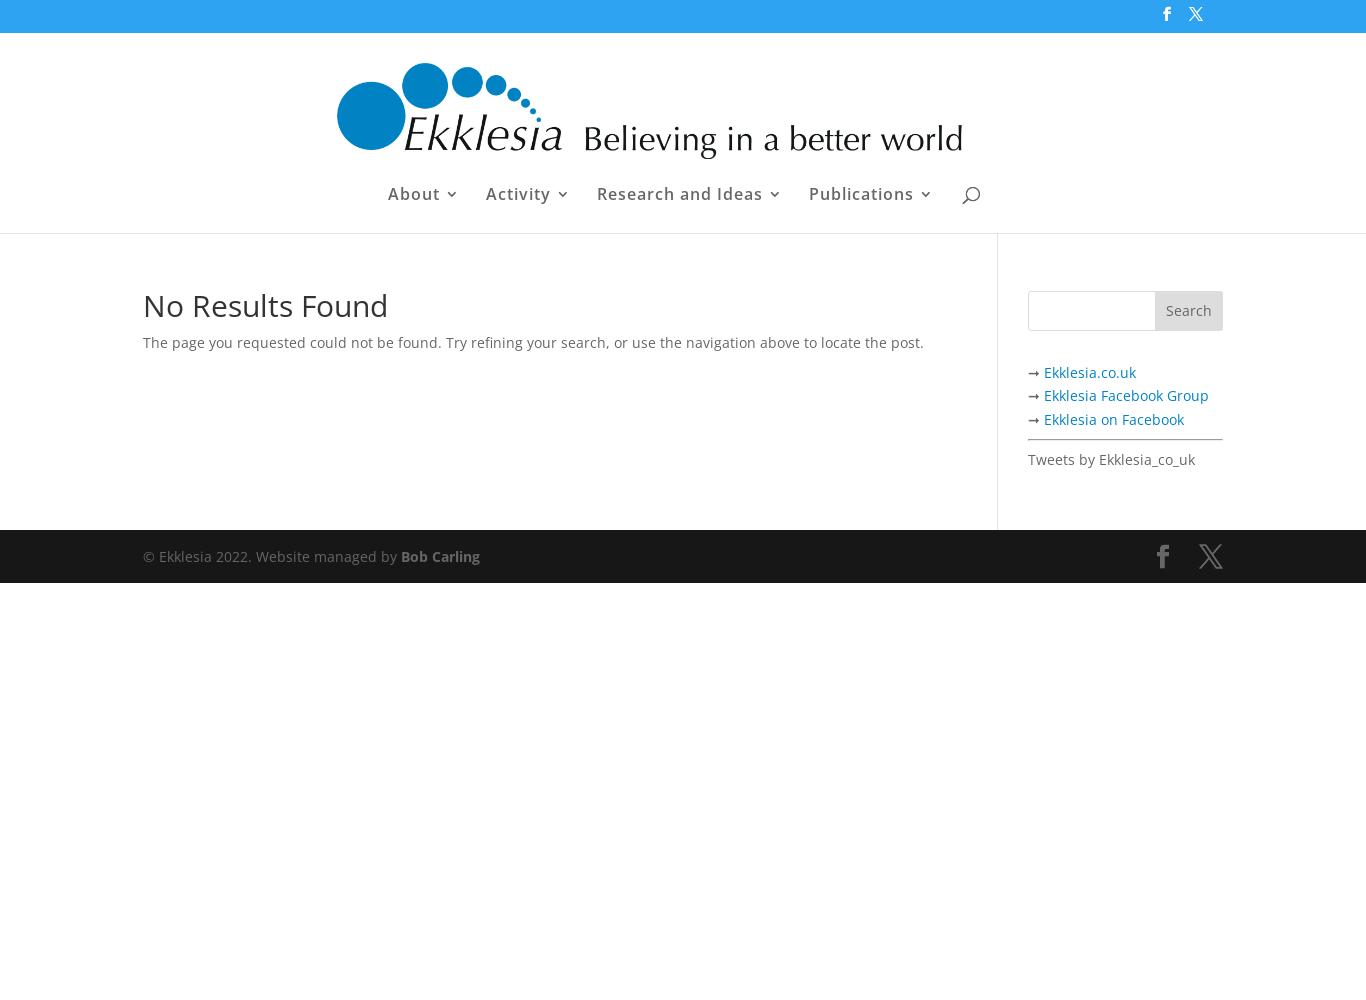 The height and width of the screenshot is (1000, 1366). Describe the element at coordinates (426, 314) in the screenshot. I see `'People'` at that location.